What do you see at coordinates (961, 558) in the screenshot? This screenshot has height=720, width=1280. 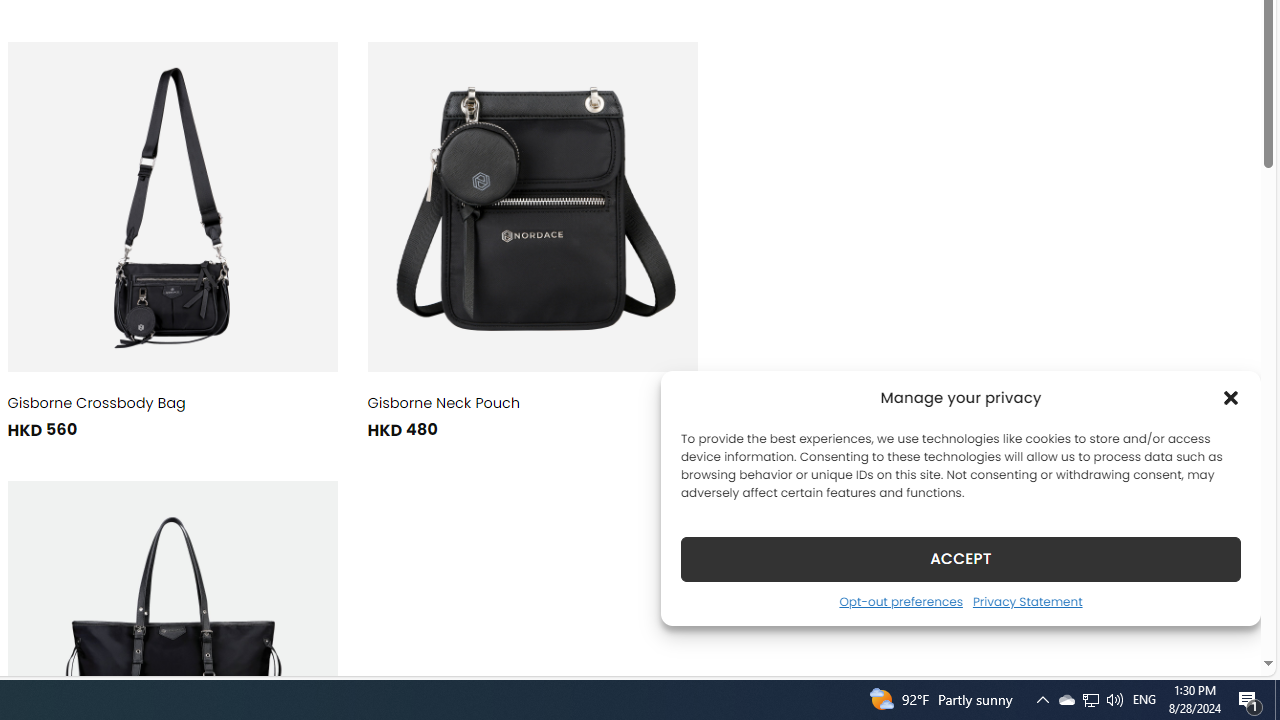 I see `'ACCEPT'` at bounding box center [961, 558].